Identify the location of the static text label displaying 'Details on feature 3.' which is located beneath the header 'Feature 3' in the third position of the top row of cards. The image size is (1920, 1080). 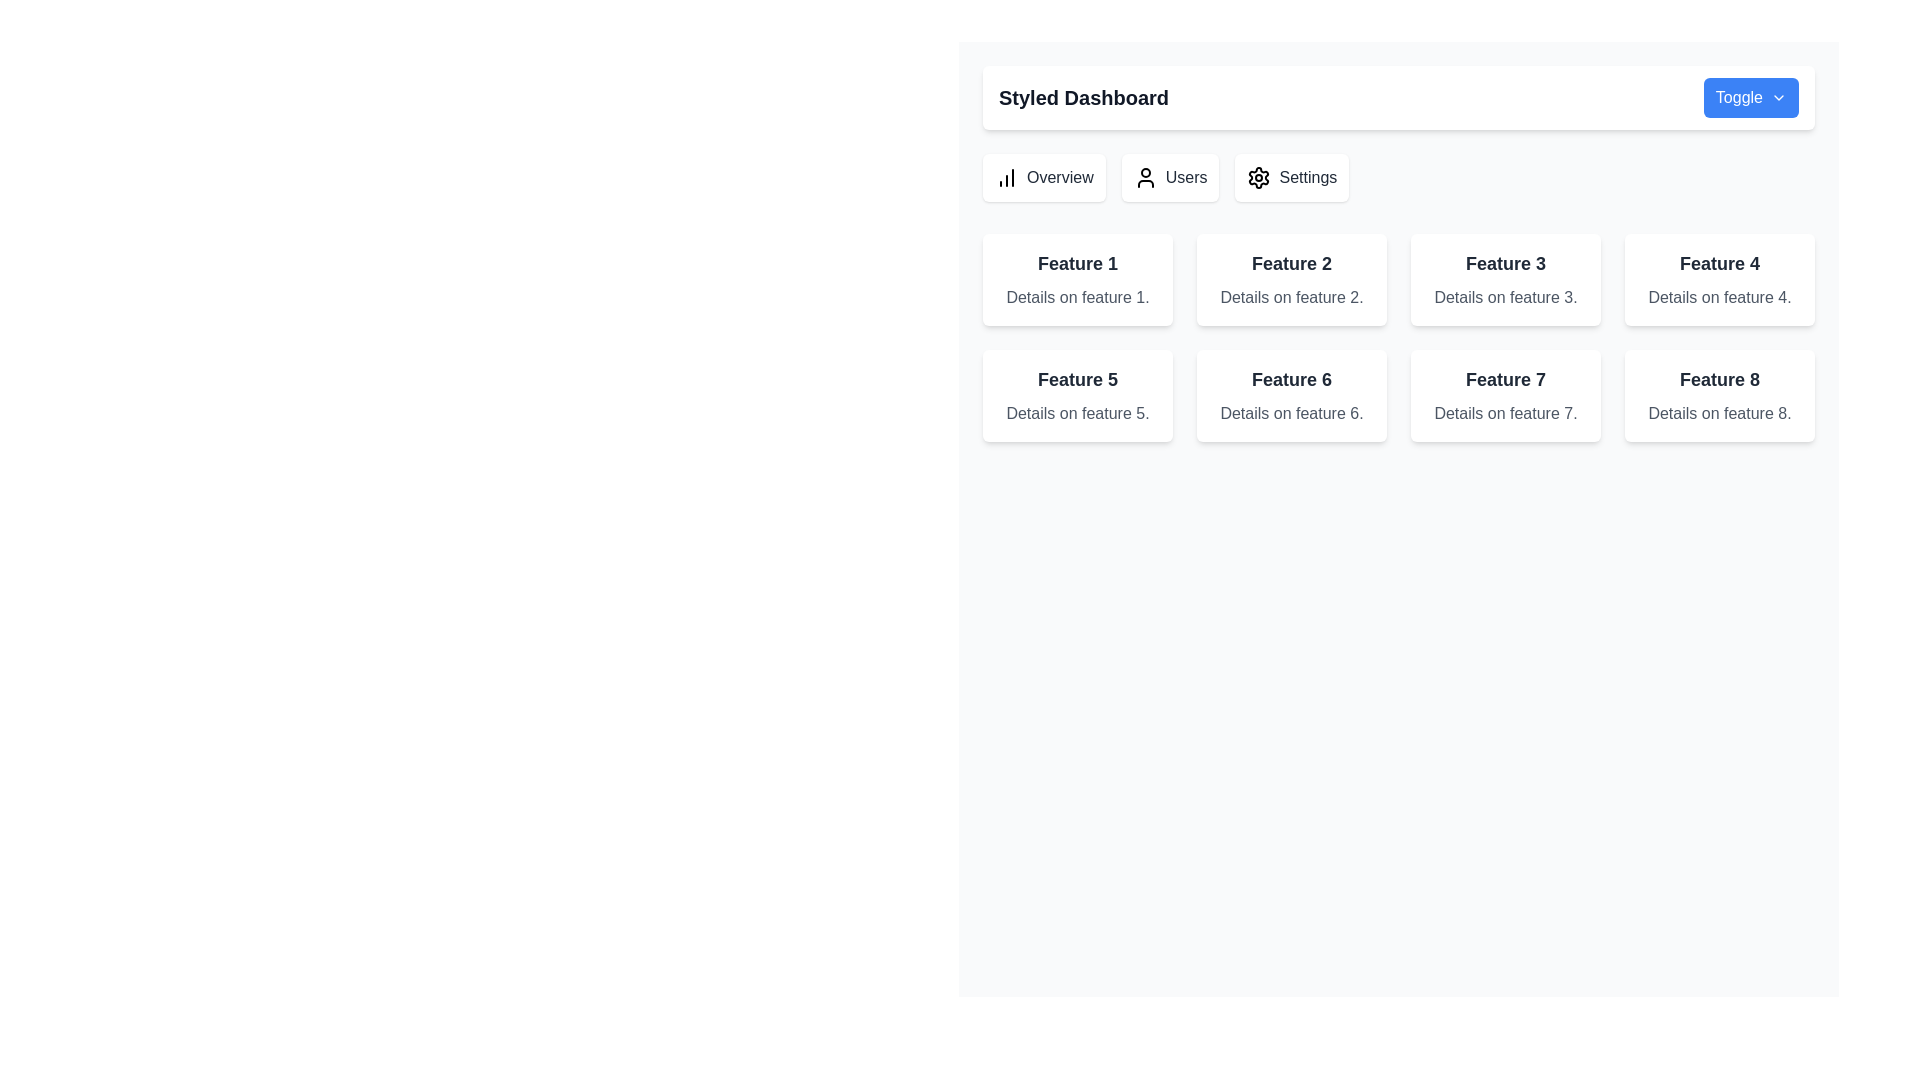
(1506, 297).